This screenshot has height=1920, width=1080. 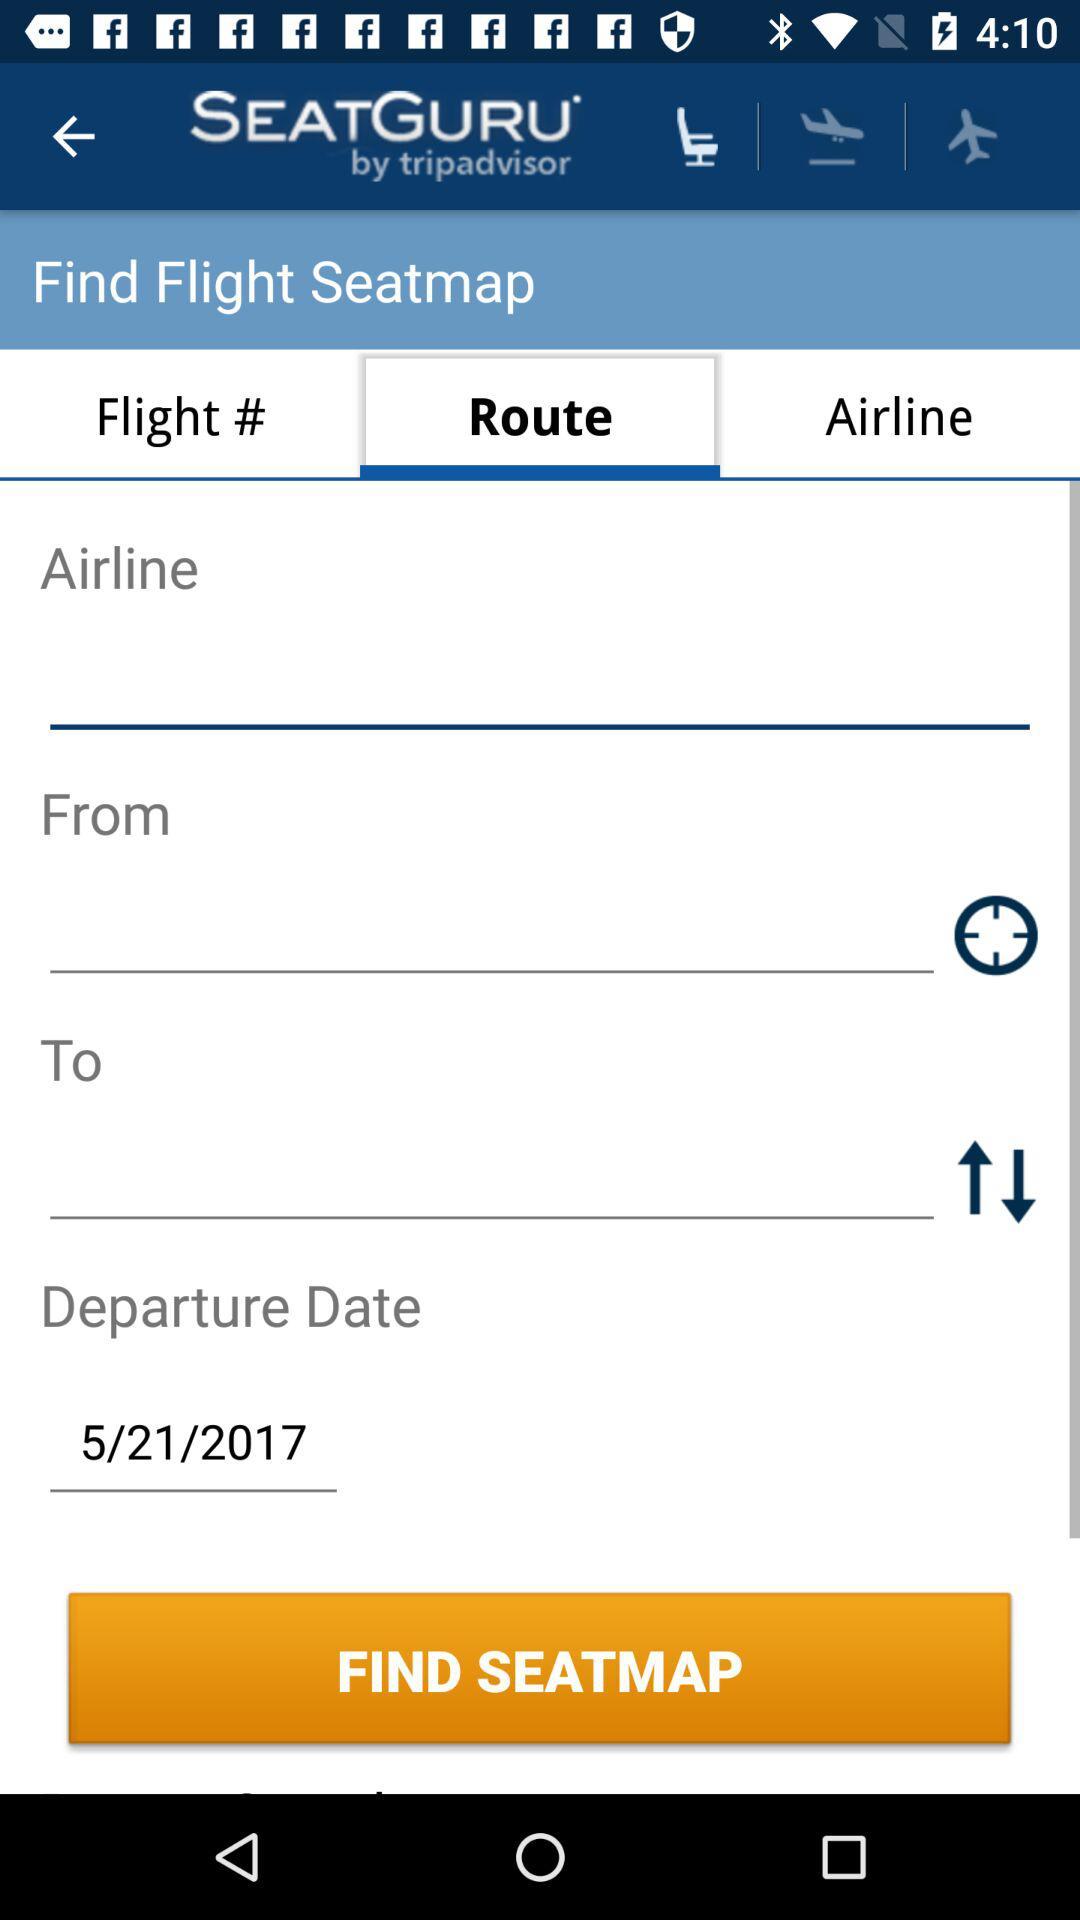 What do you see at coordinates (540, 689) in the screenshot?
I see `fill the blank space` at bounding box center [540, 689].